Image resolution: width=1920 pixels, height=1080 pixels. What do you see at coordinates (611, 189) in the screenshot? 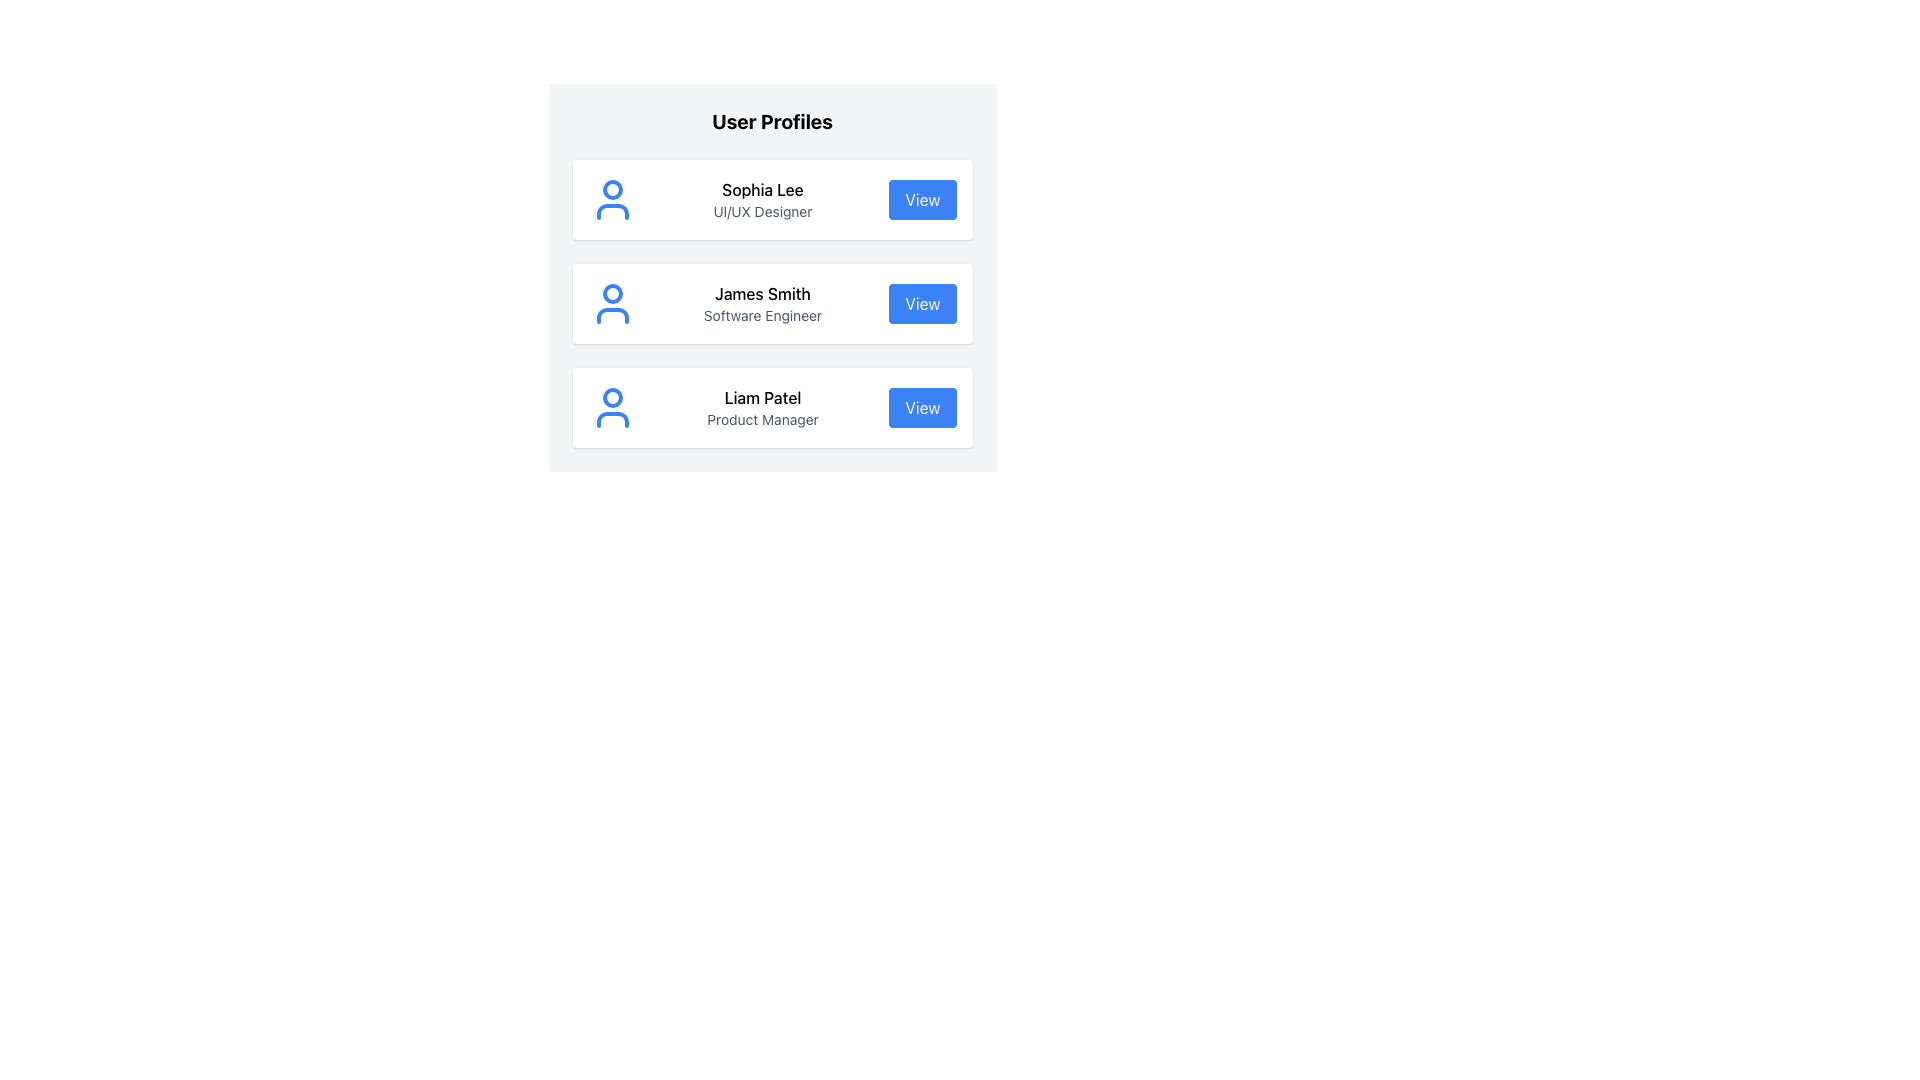
I see `graphical circle representing the head of the user profile icon for 'Sophia Lee', located in the first row of the user profile list` at bounding box center [611, 189].